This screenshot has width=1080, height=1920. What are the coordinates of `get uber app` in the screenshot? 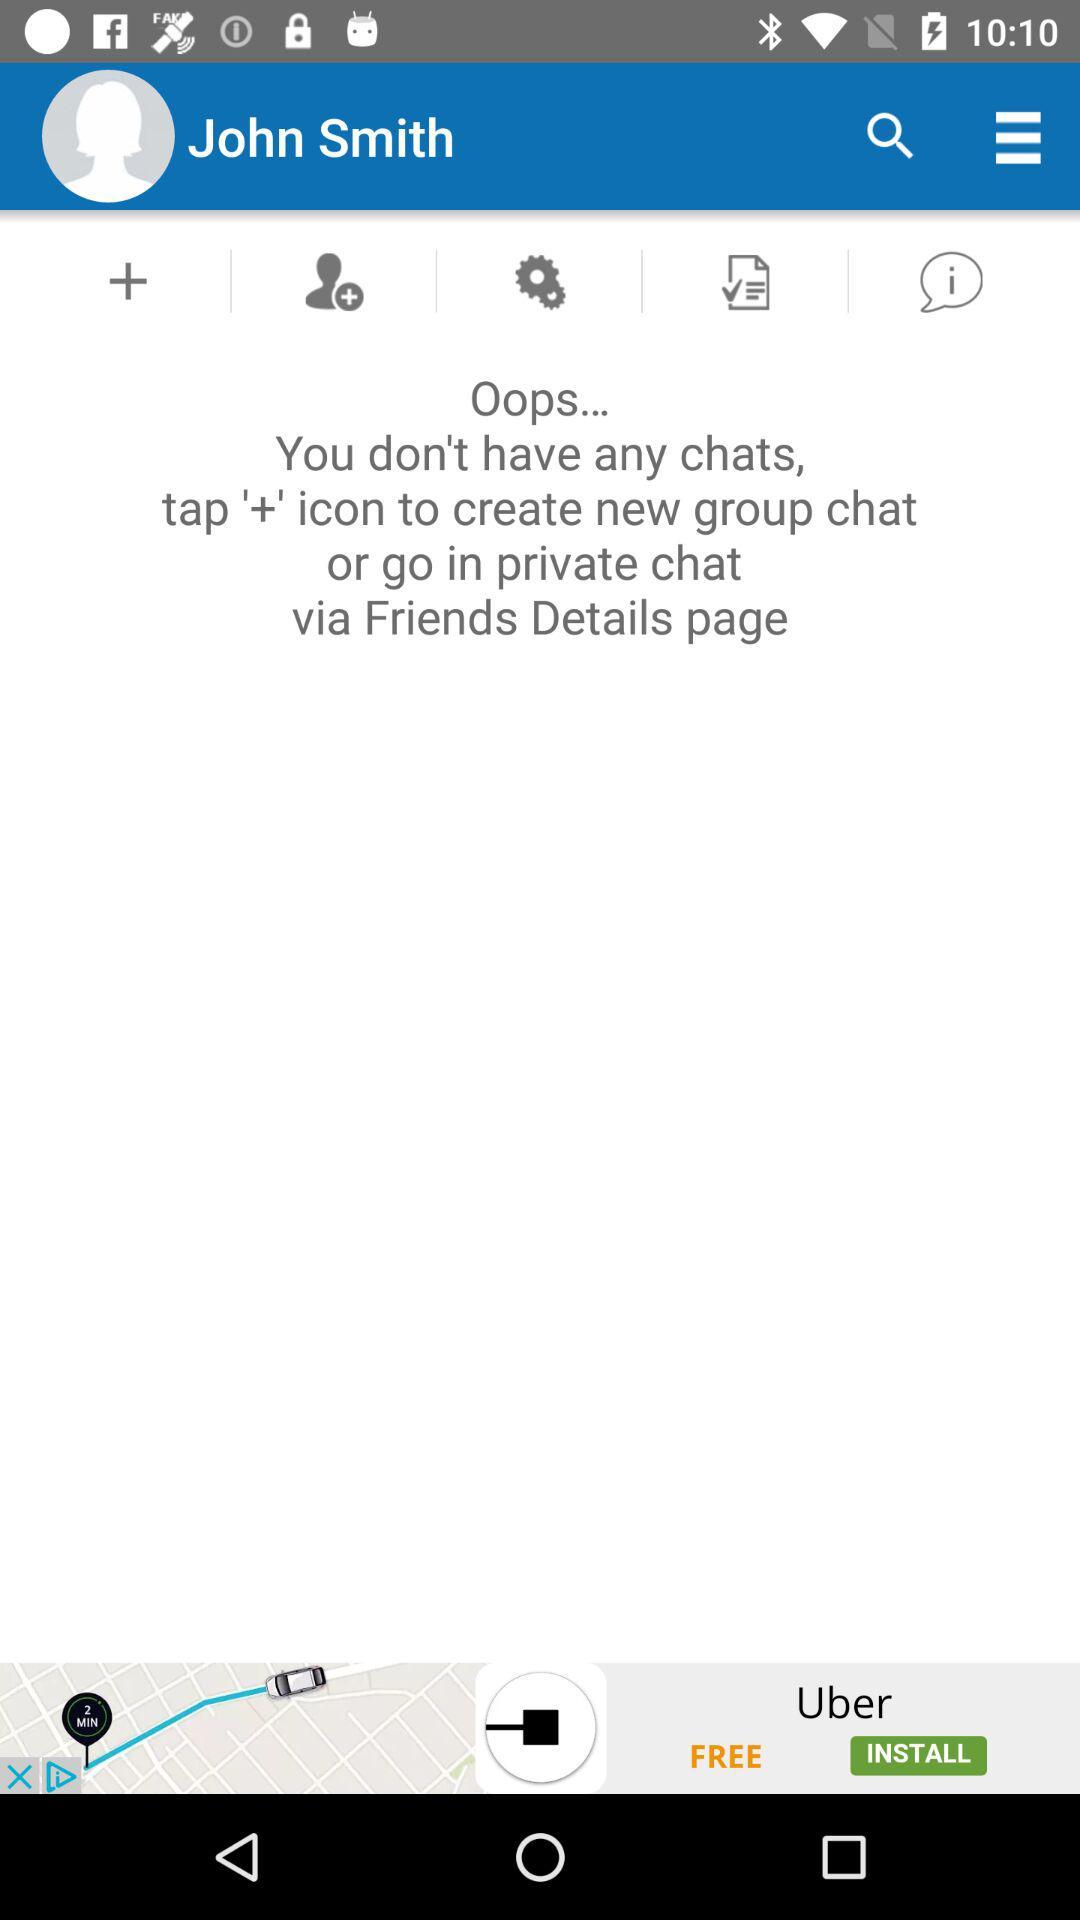 It's located at (540, 1727).